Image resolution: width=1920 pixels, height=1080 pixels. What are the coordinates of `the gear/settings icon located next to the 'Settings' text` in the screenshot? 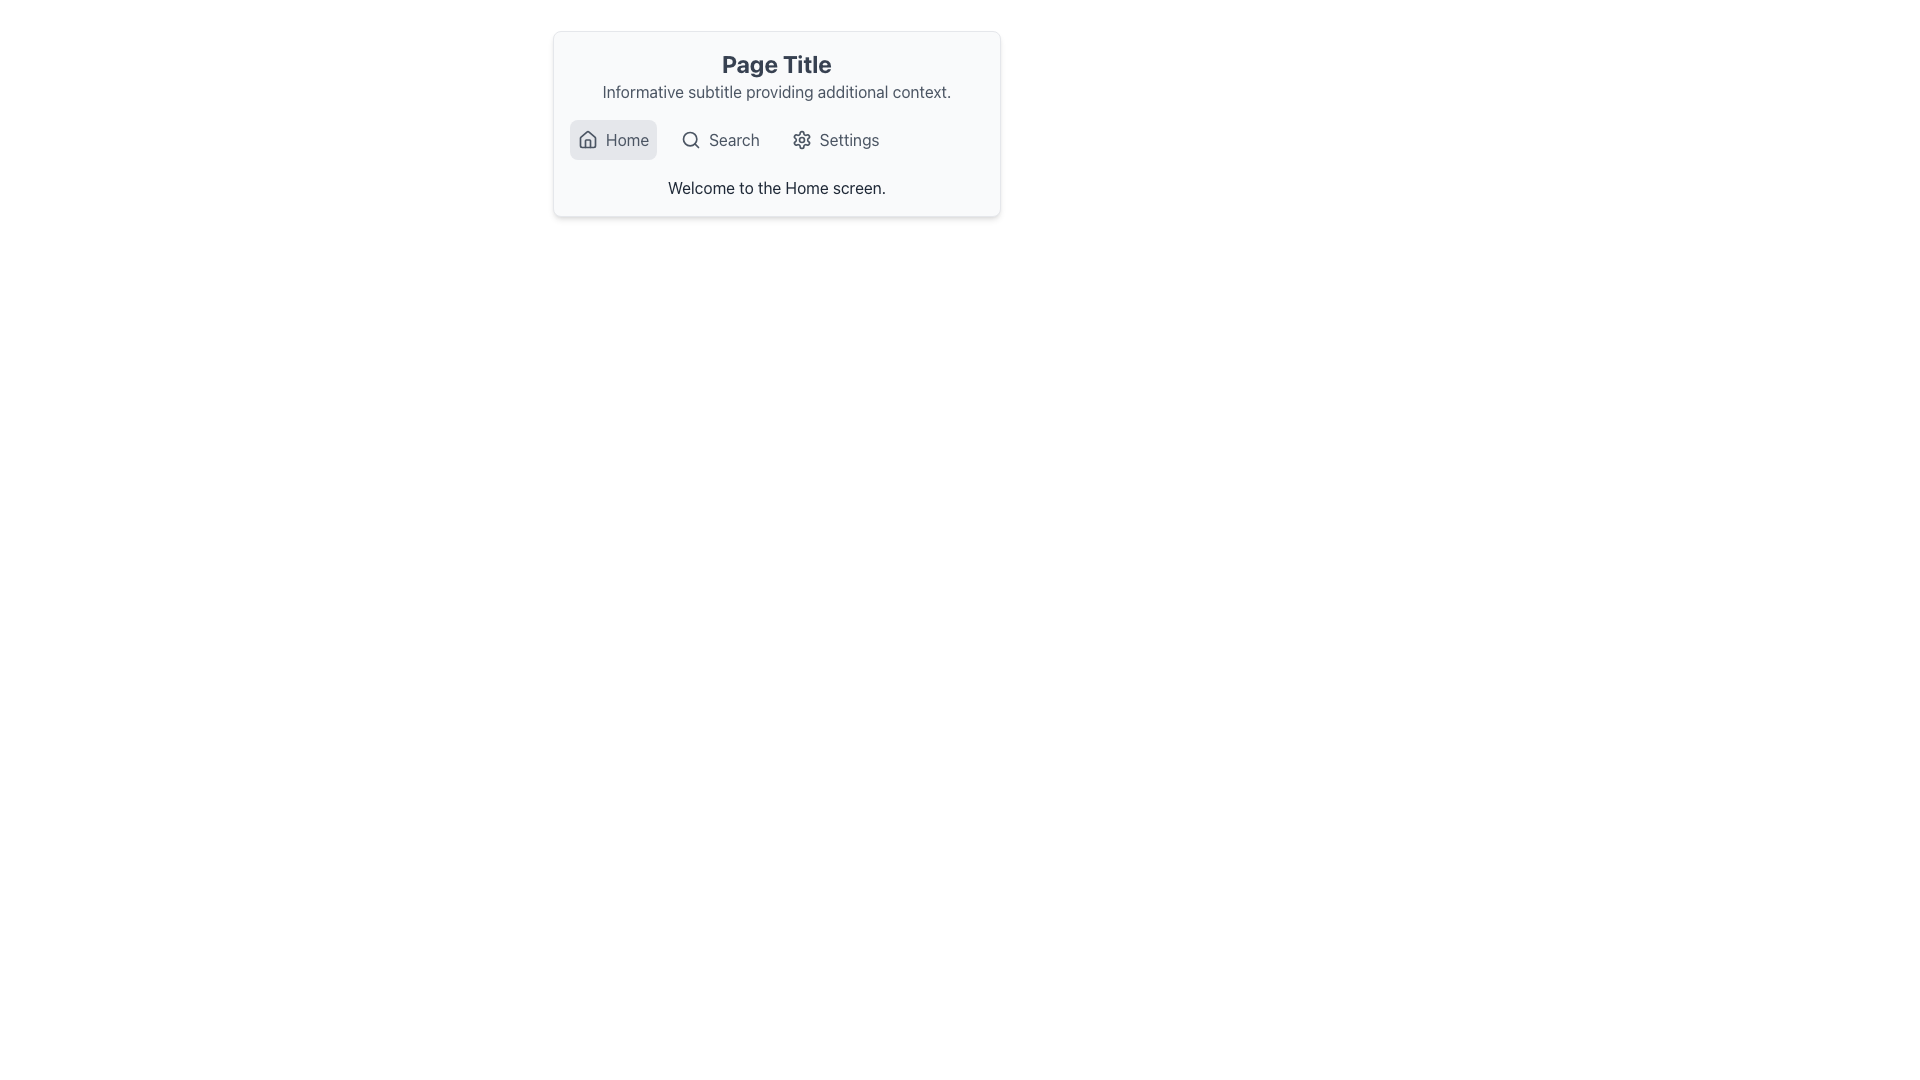 It's located at (801, 138).